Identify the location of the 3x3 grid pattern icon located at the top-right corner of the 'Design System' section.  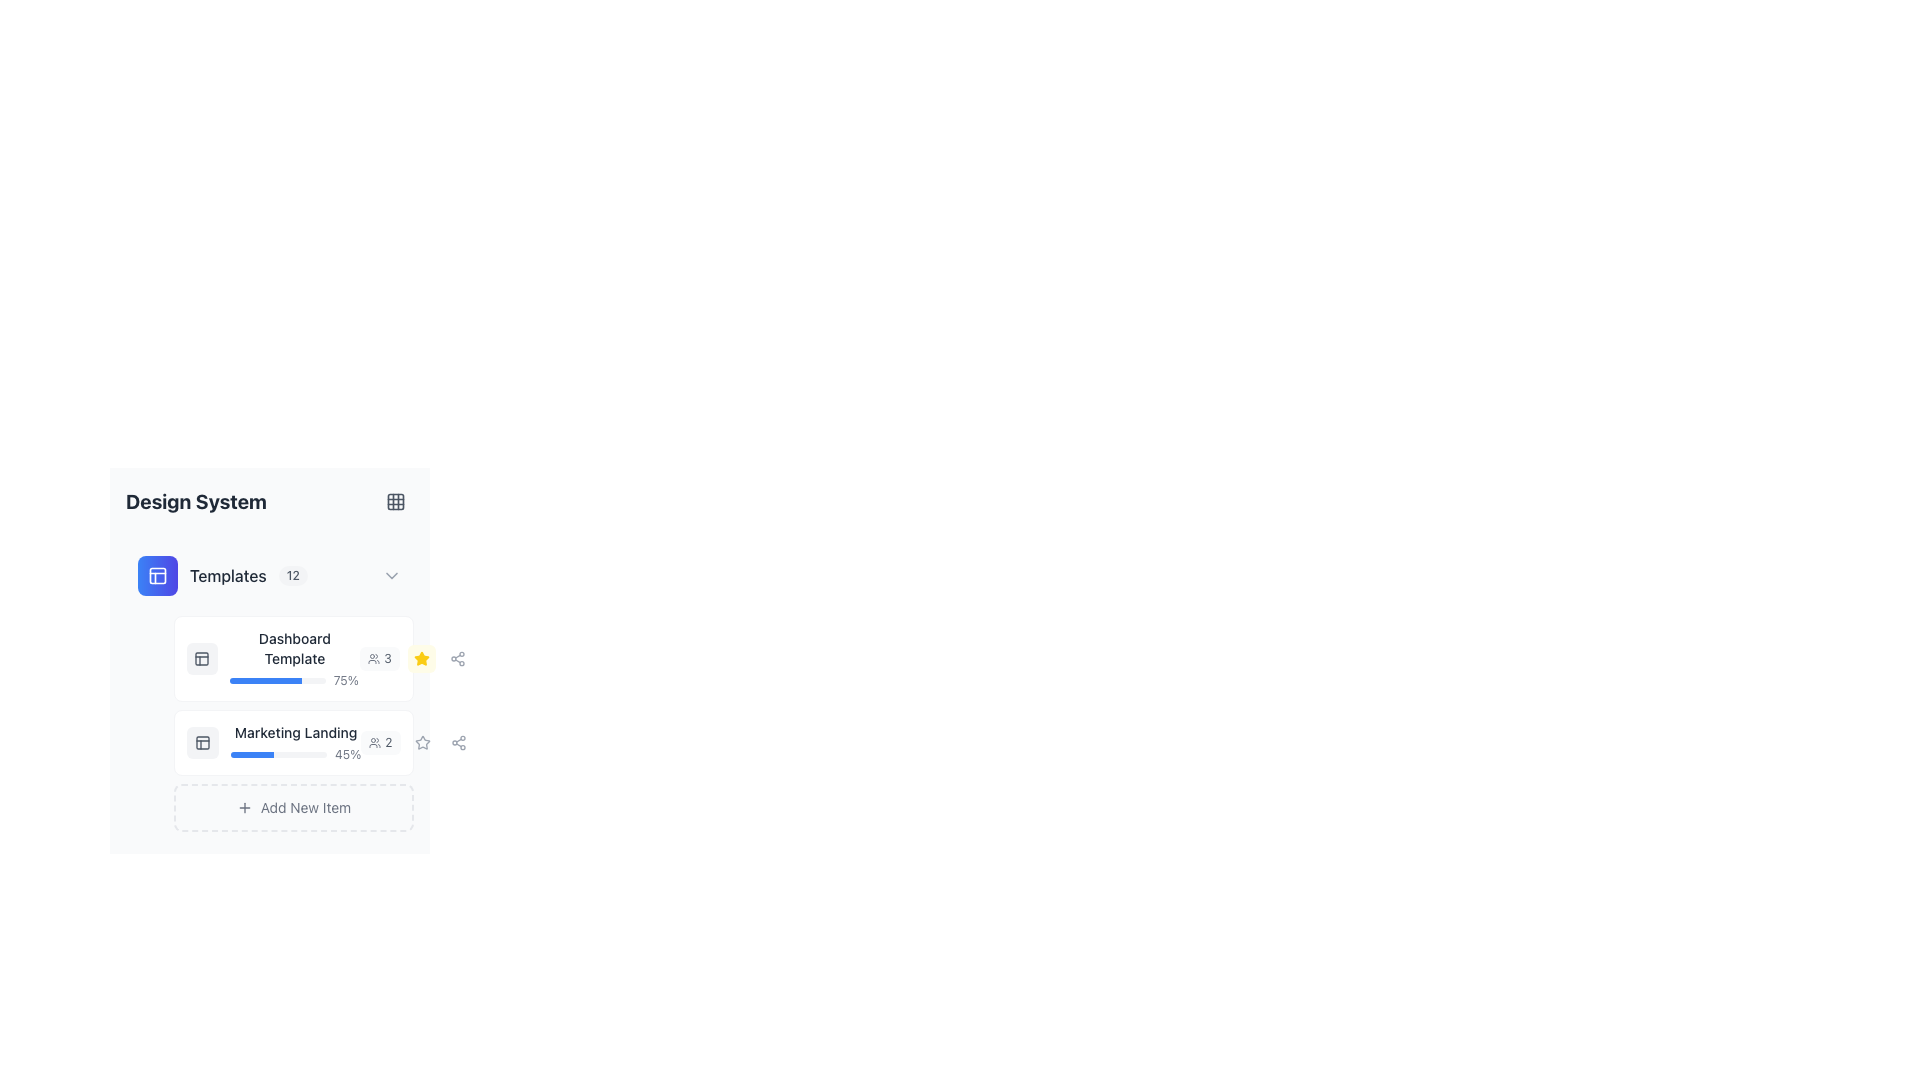
(395, 500).